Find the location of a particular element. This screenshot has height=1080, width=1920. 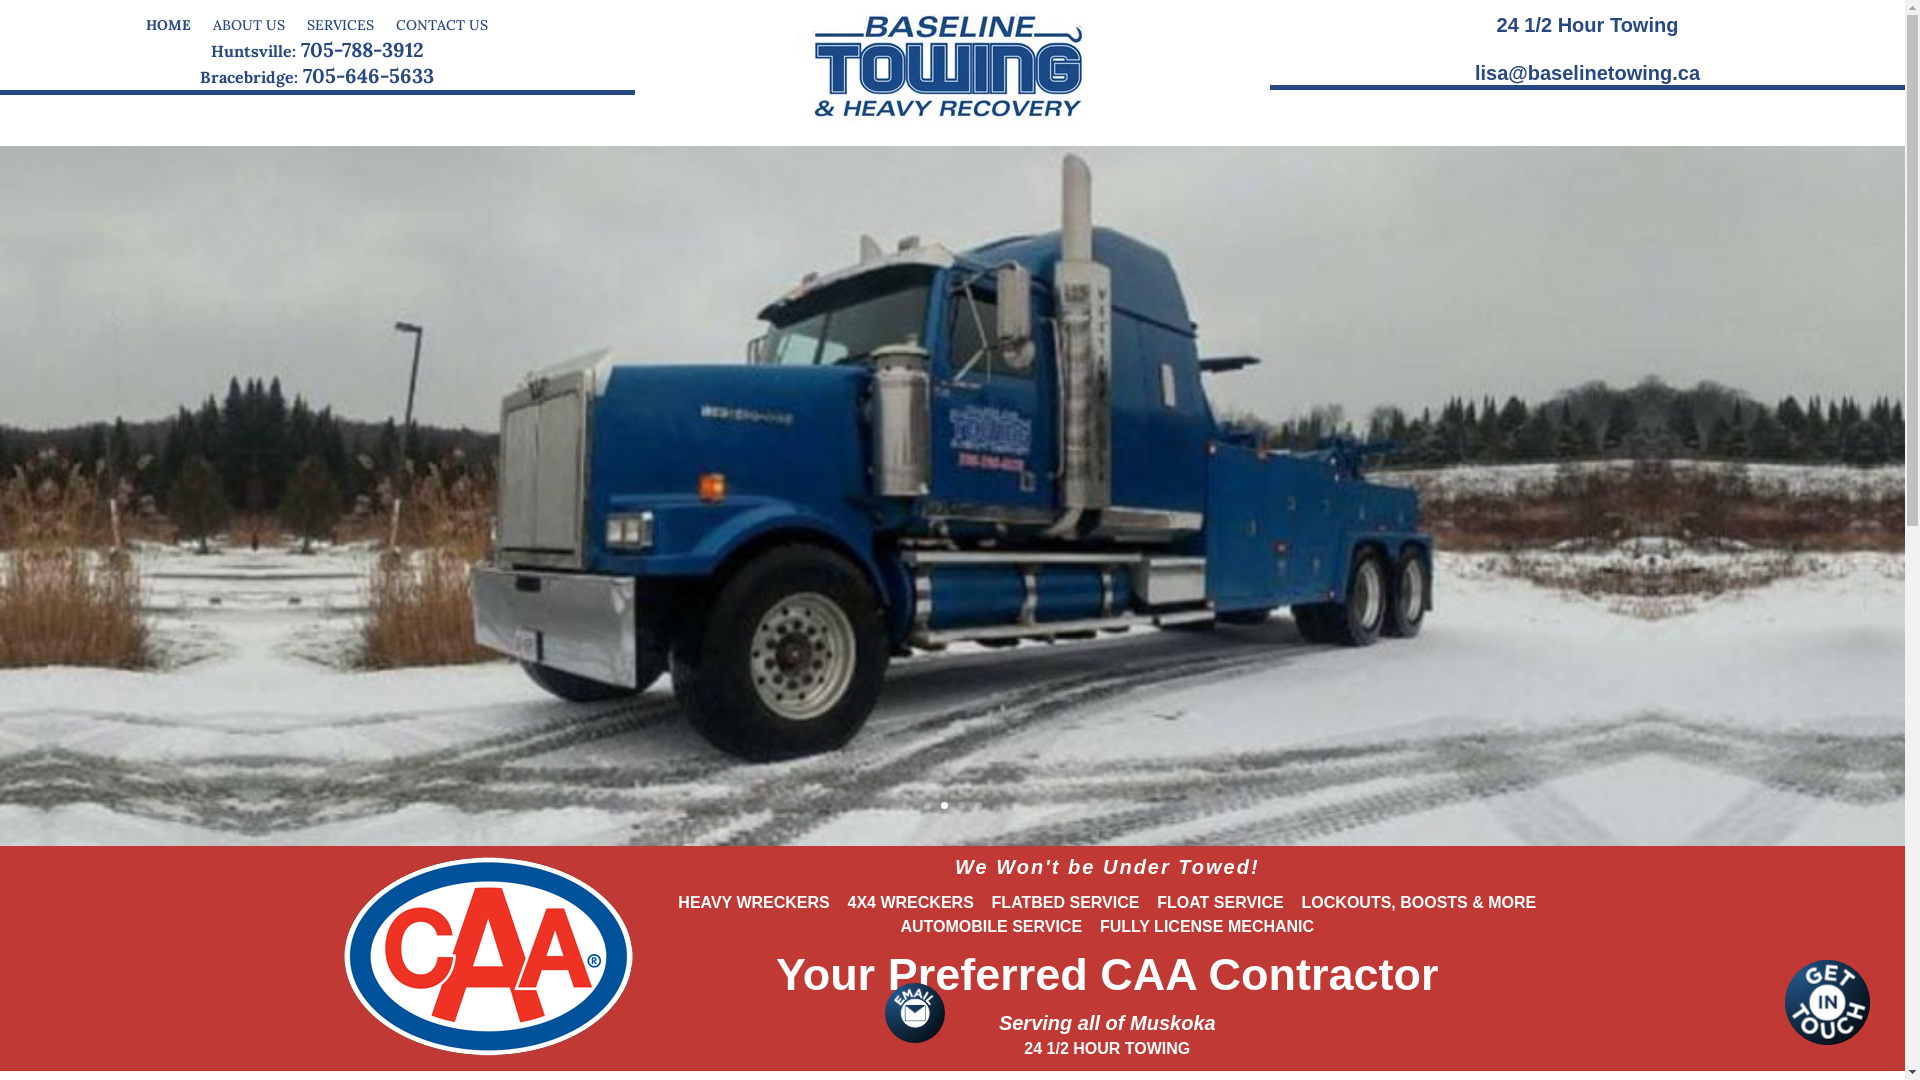

'SERVICES' is located at coordinates (340, 19).